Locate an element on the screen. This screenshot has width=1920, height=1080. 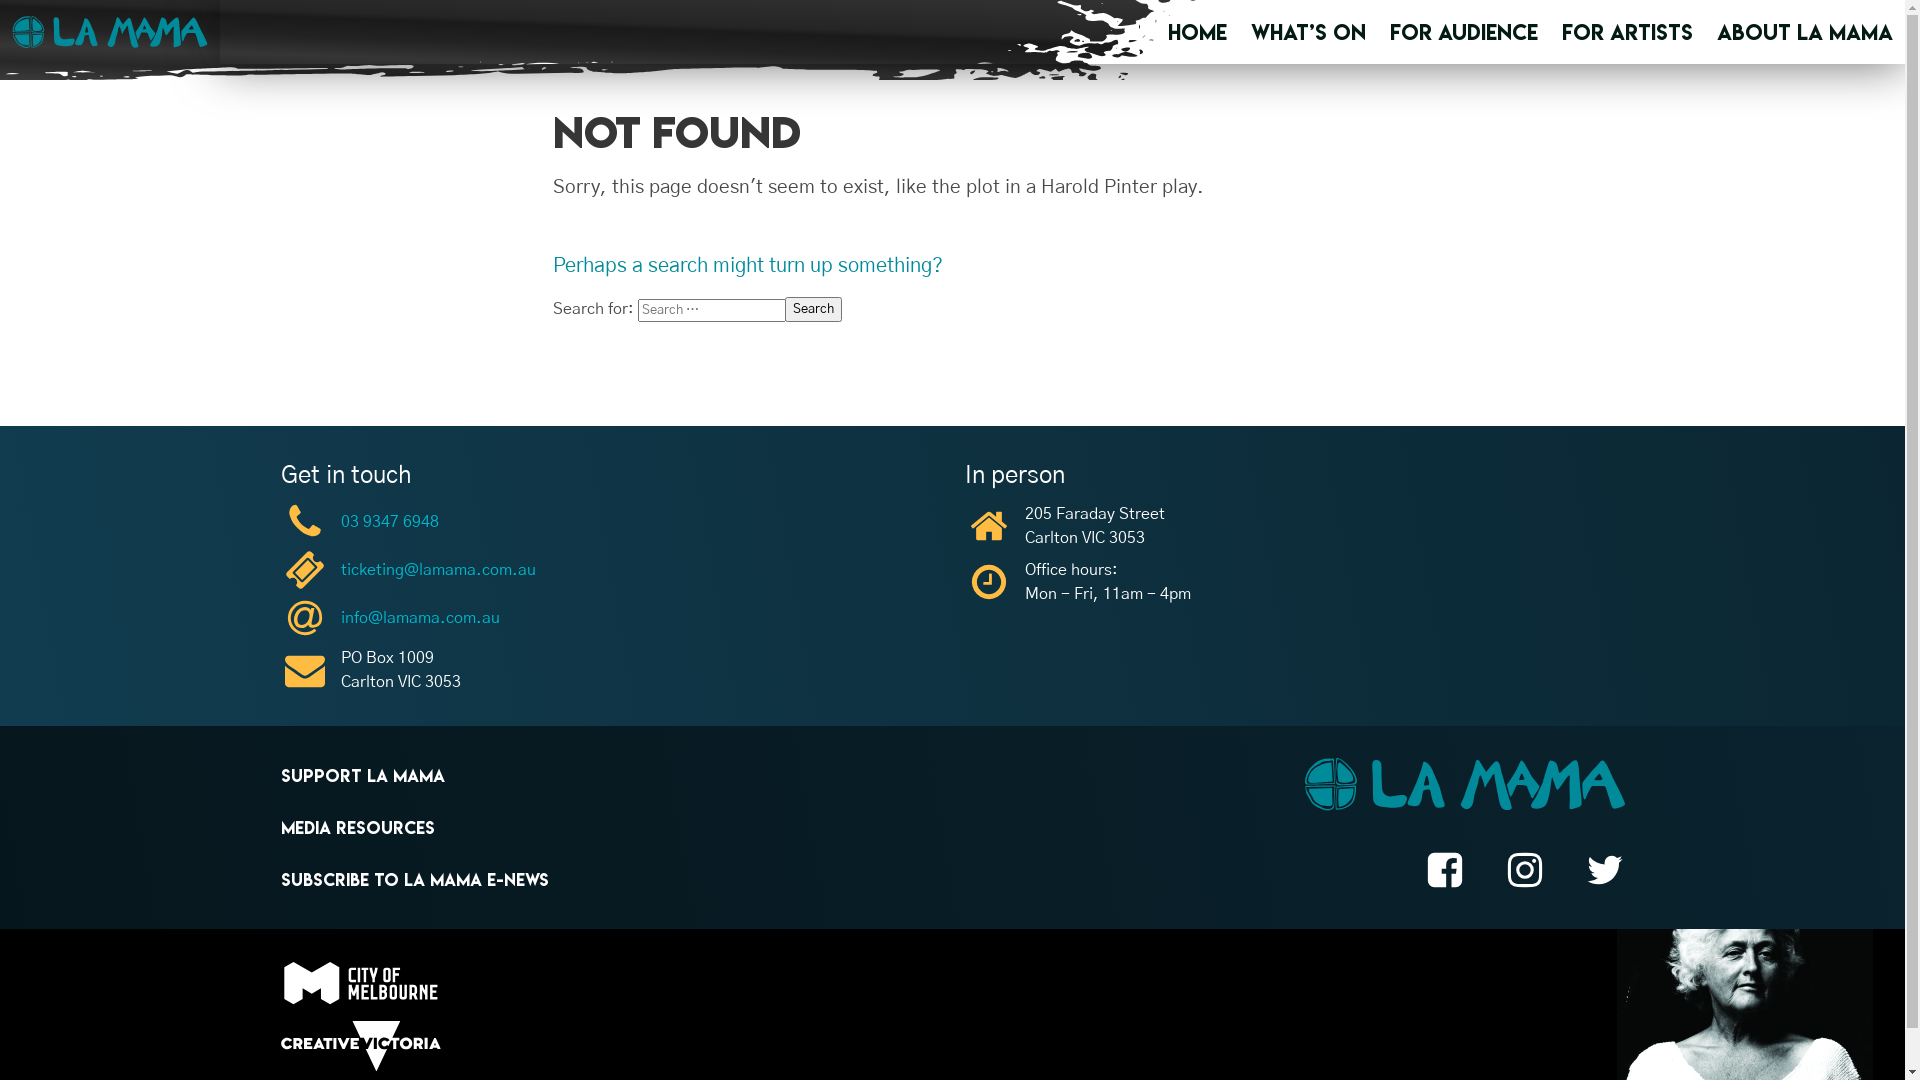
'La Mama logo' is located at coordinates (1464, 786).